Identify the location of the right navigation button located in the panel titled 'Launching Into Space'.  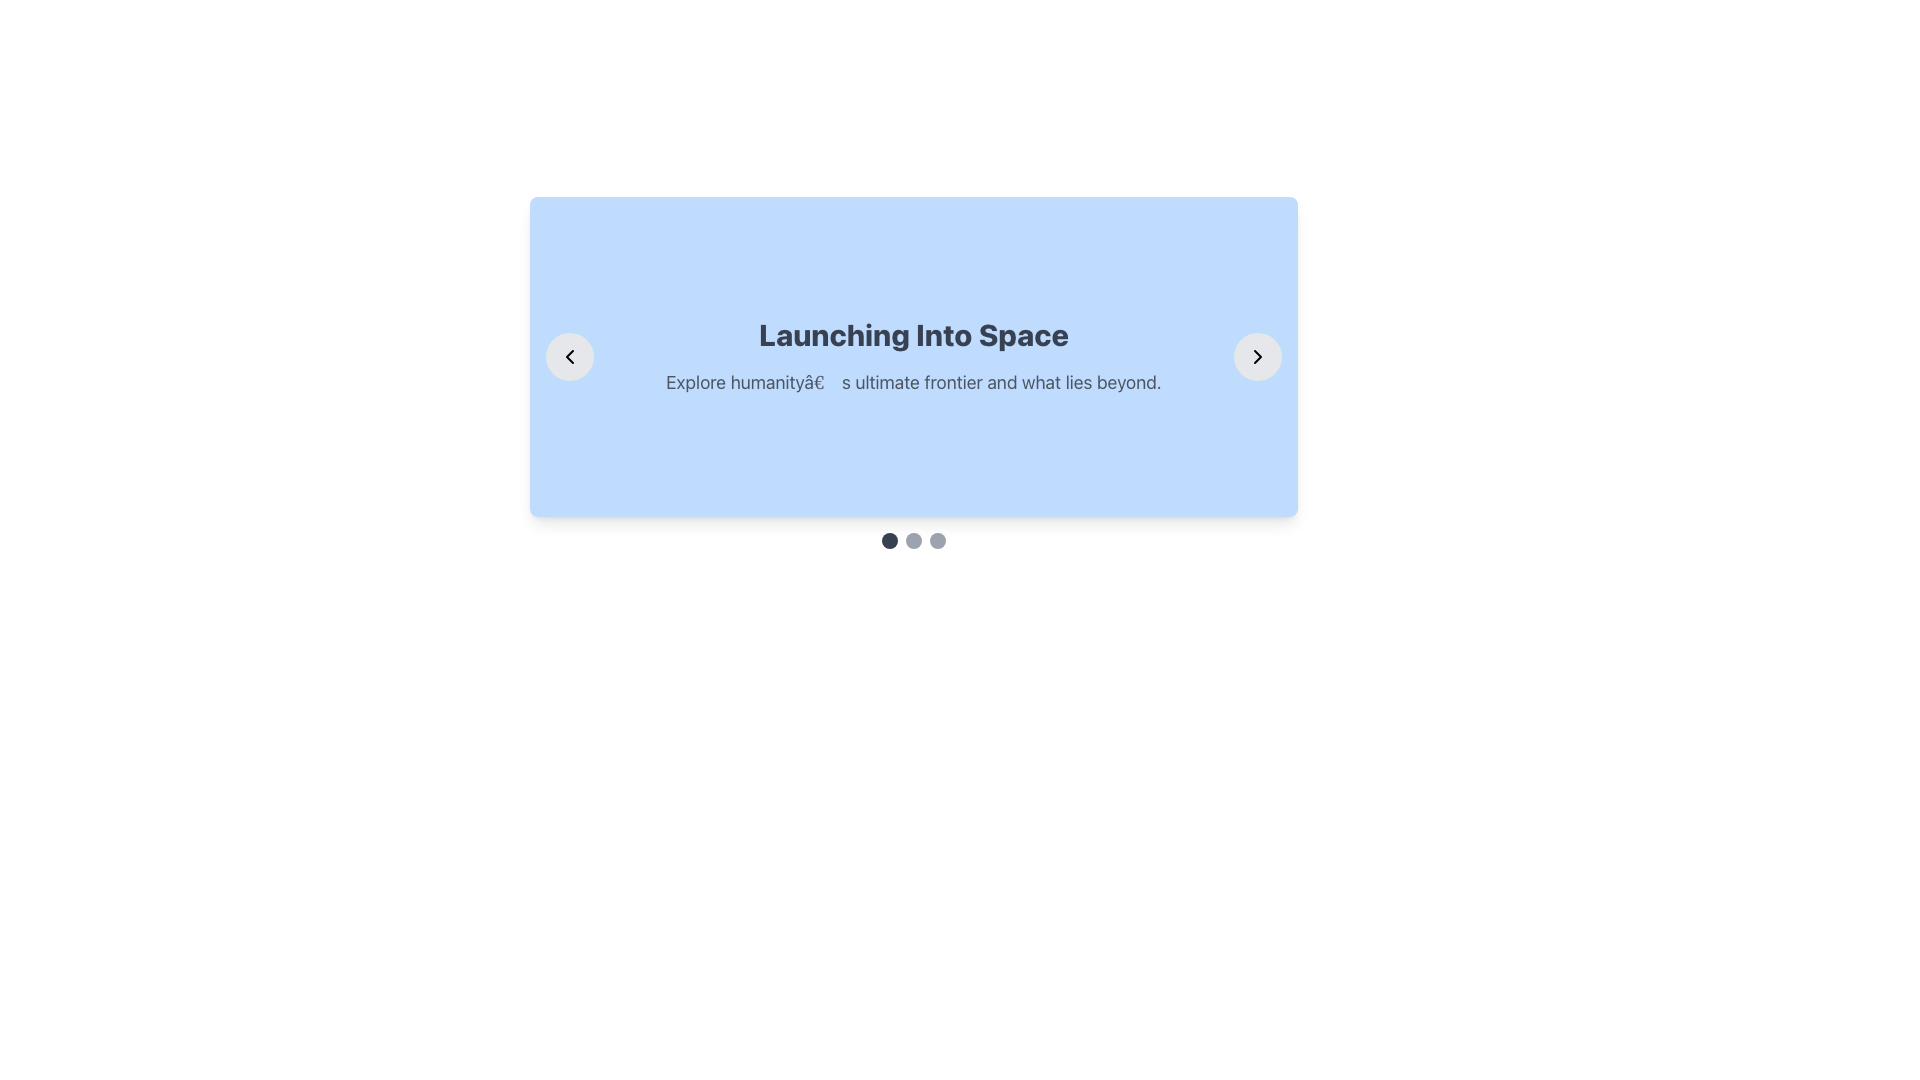
(1256, 356).